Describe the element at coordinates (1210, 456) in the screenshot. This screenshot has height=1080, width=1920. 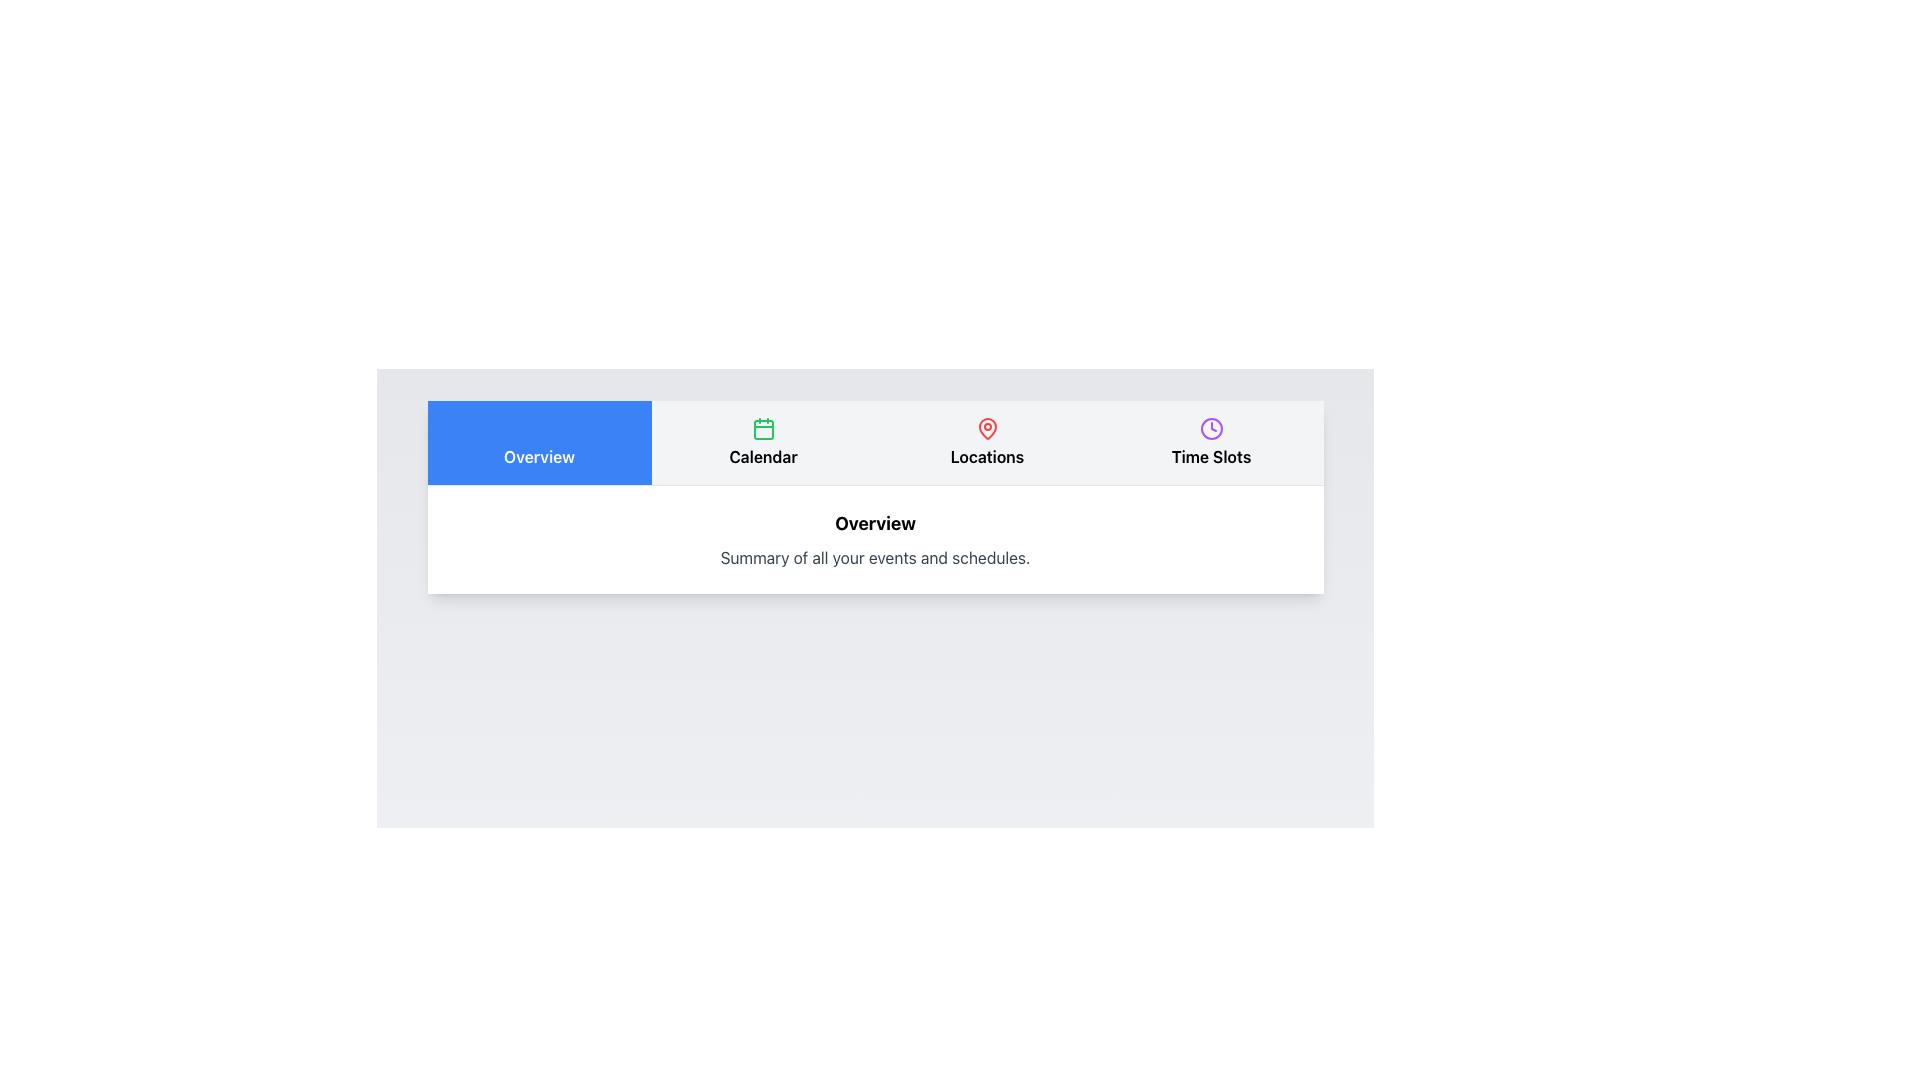
I see `the rightmost navigational option in the horizontal navigation bar that likely leads to managing or viewing time slots` at that location.